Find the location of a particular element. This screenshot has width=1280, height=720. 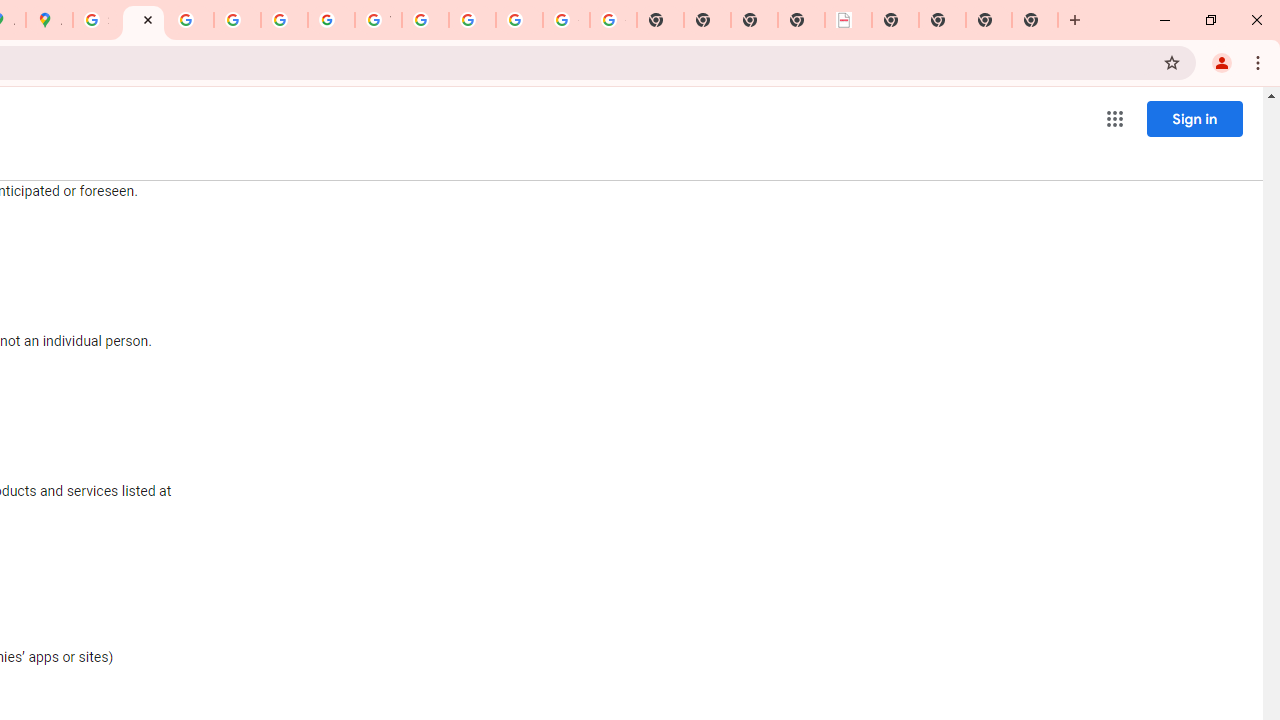

'New Tab' is located at coordinates (894, 20).